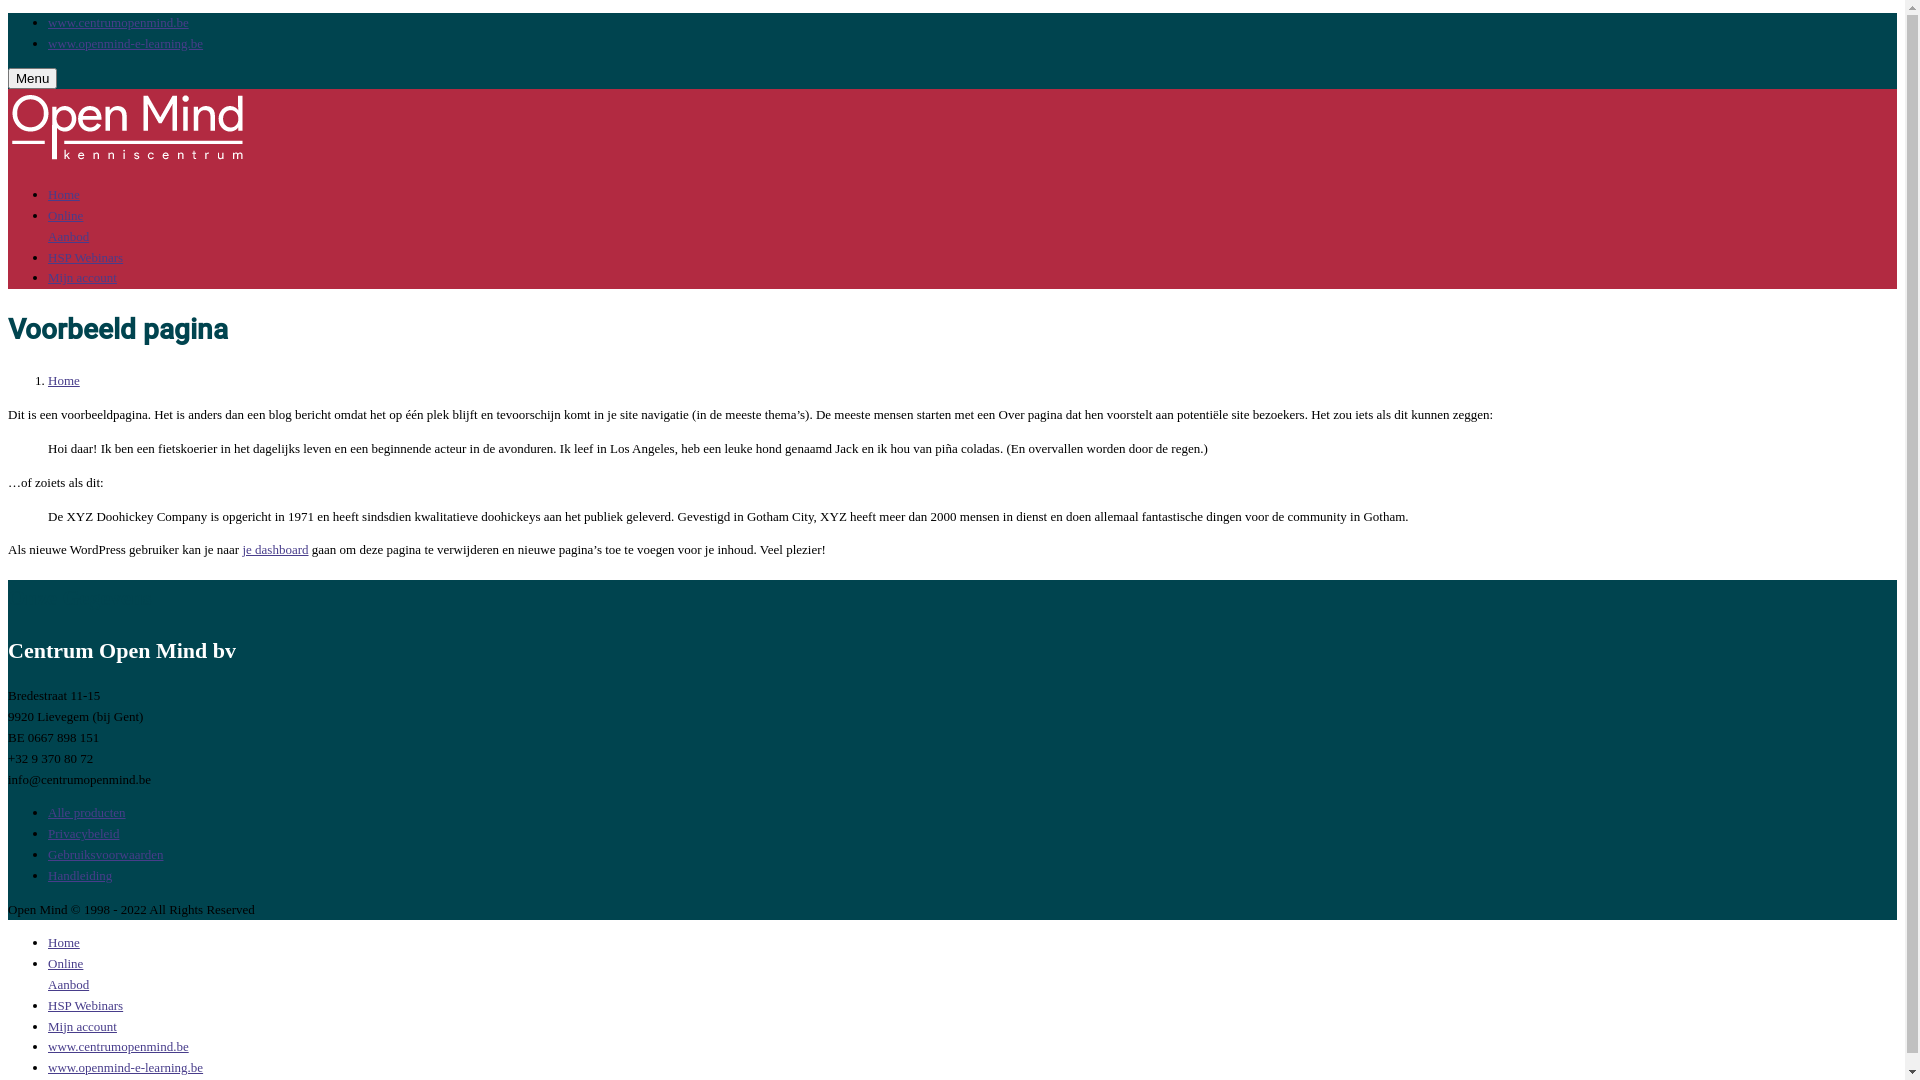 The height and width of the screenshot is (1080, 1920). What do you see at coordinates (8, 77) in the screenshot?
I see `'Menu'` at bounding box center [8, 77].